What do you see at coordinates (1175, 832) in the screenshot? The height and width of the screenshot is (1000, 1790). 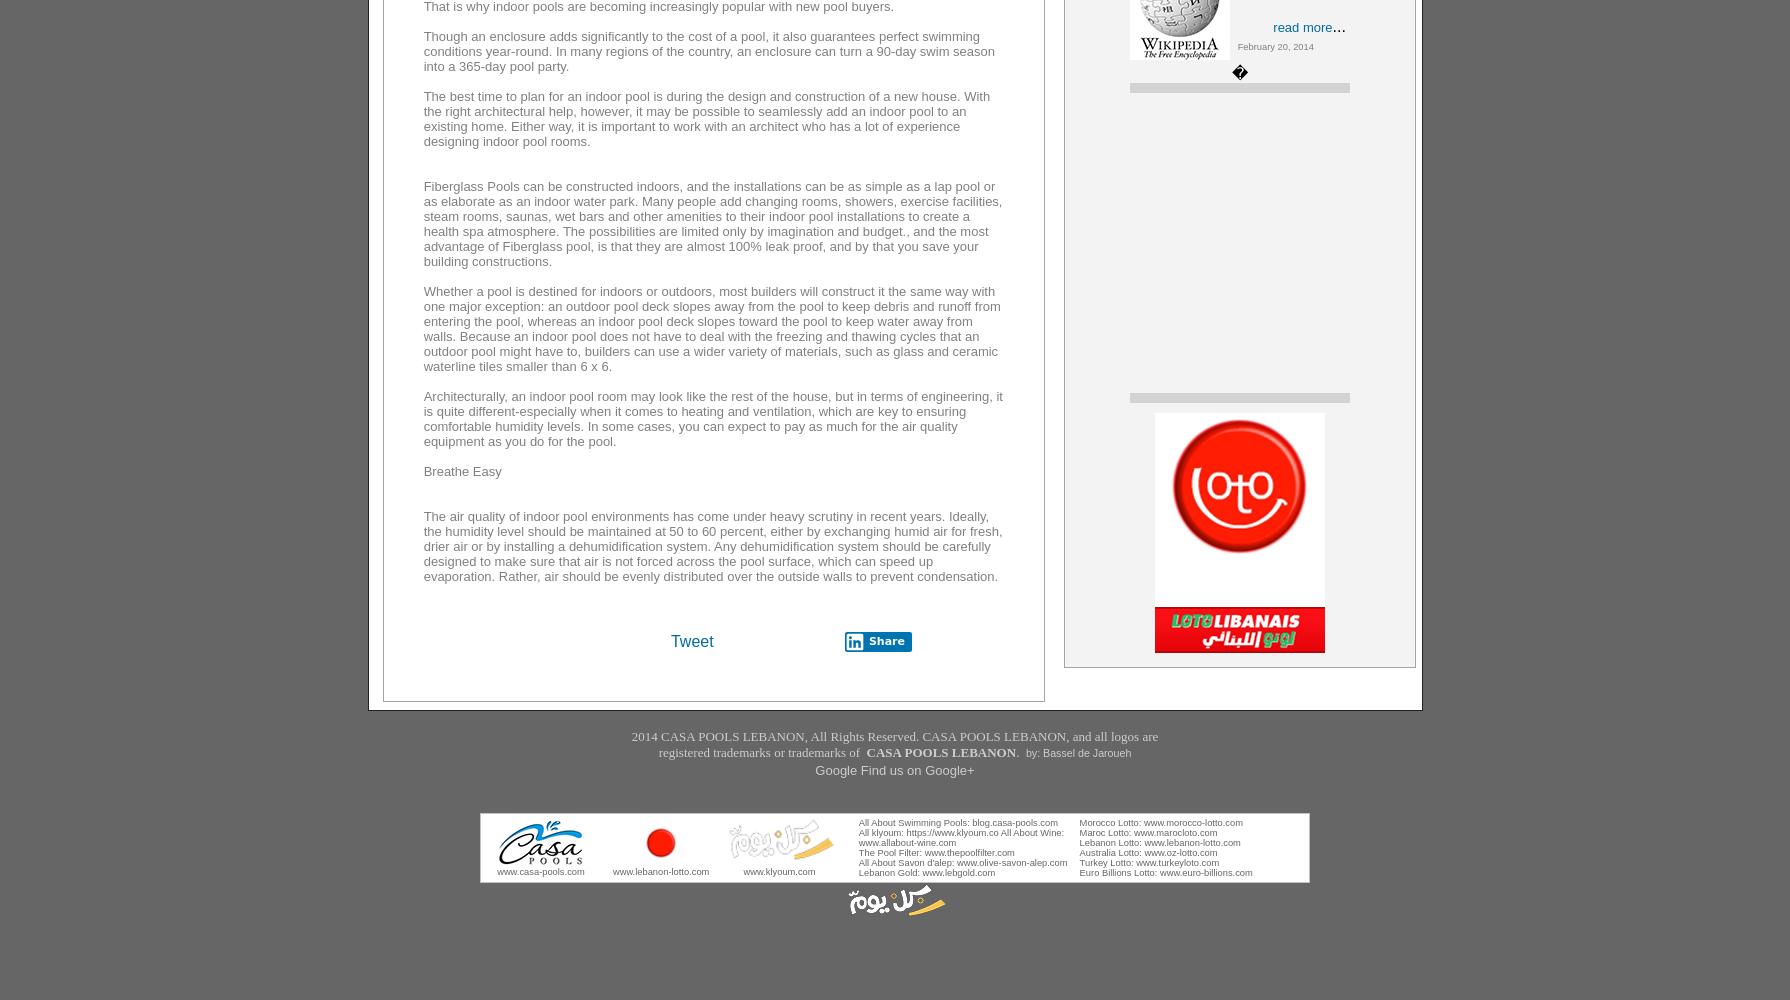 I see `'www.marocloto.com'` at bounding box center [1175, 832].